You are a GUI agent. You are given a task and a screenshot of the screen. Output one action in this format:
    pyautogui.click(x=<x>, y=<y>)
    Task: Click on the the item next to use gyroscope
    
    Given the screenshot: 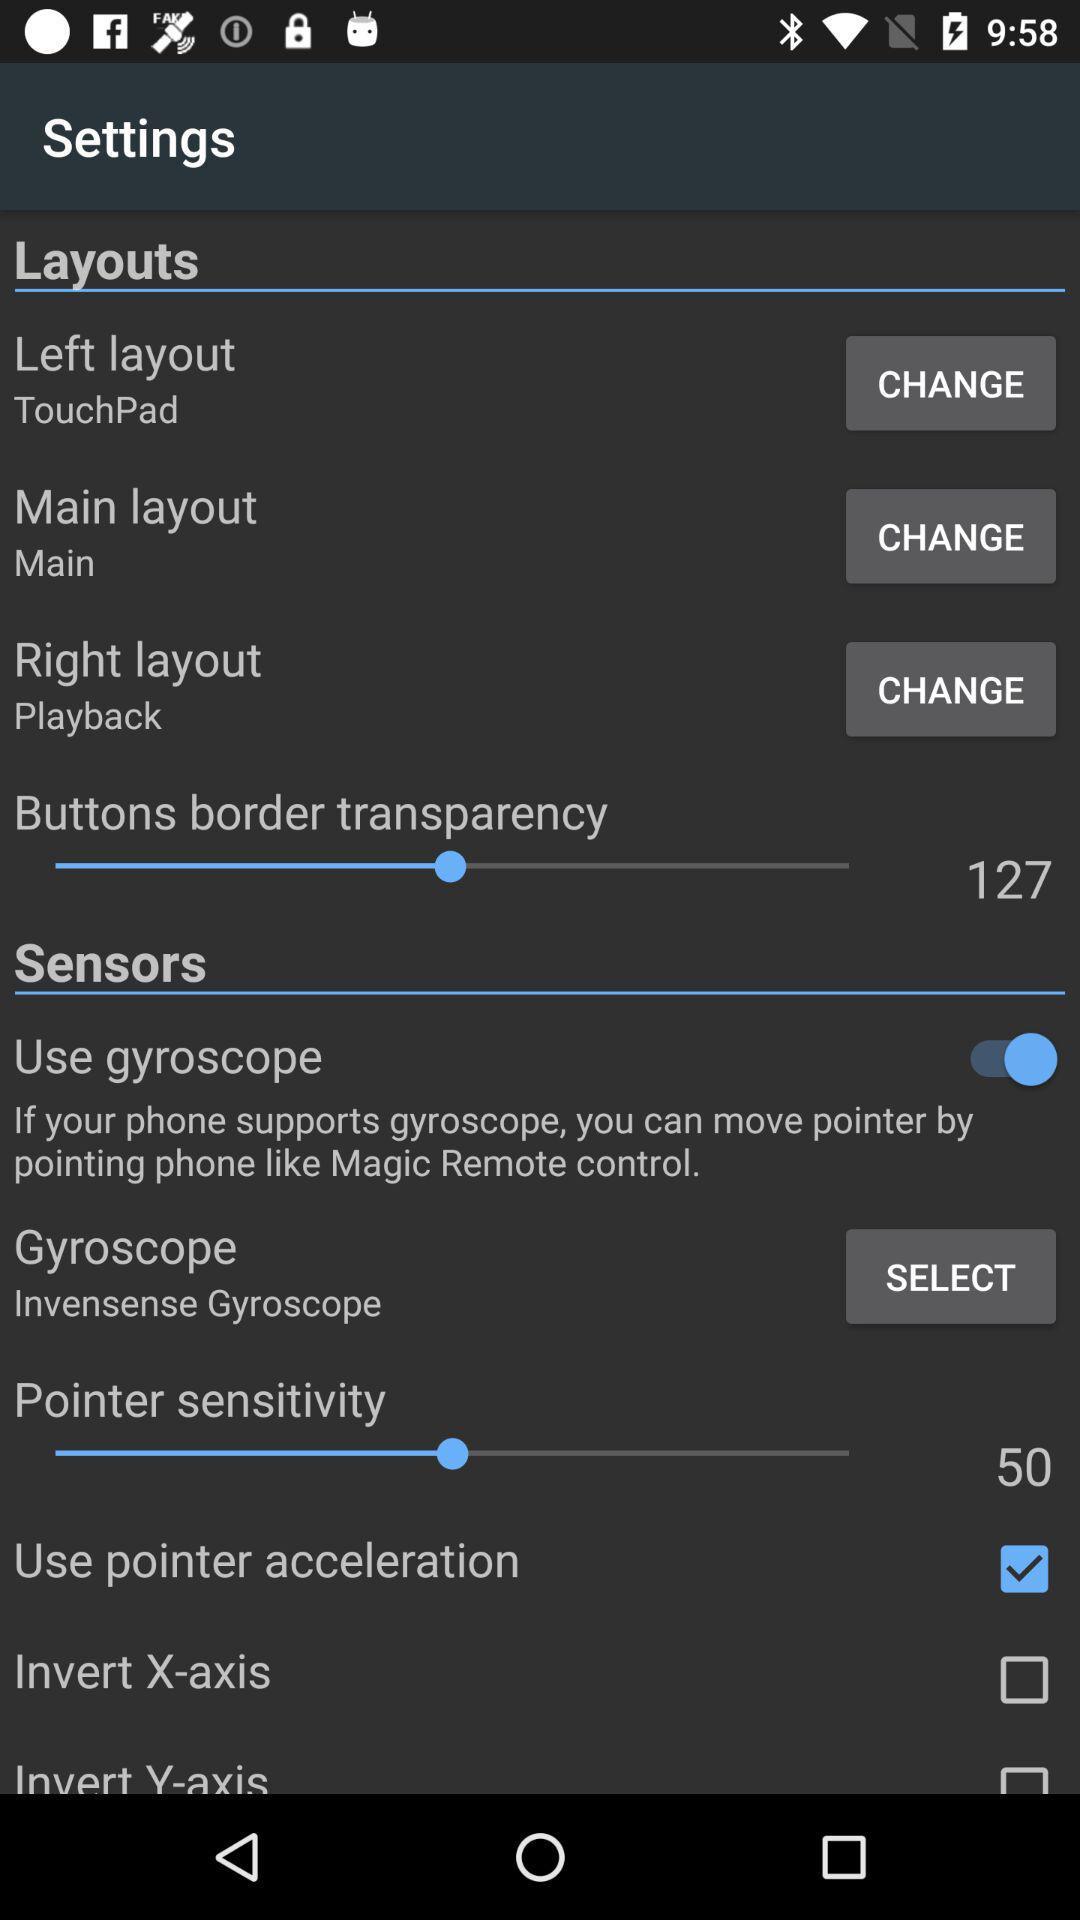 What is the action you would take?
    pyautogui.click(x=693, y=1058)
    